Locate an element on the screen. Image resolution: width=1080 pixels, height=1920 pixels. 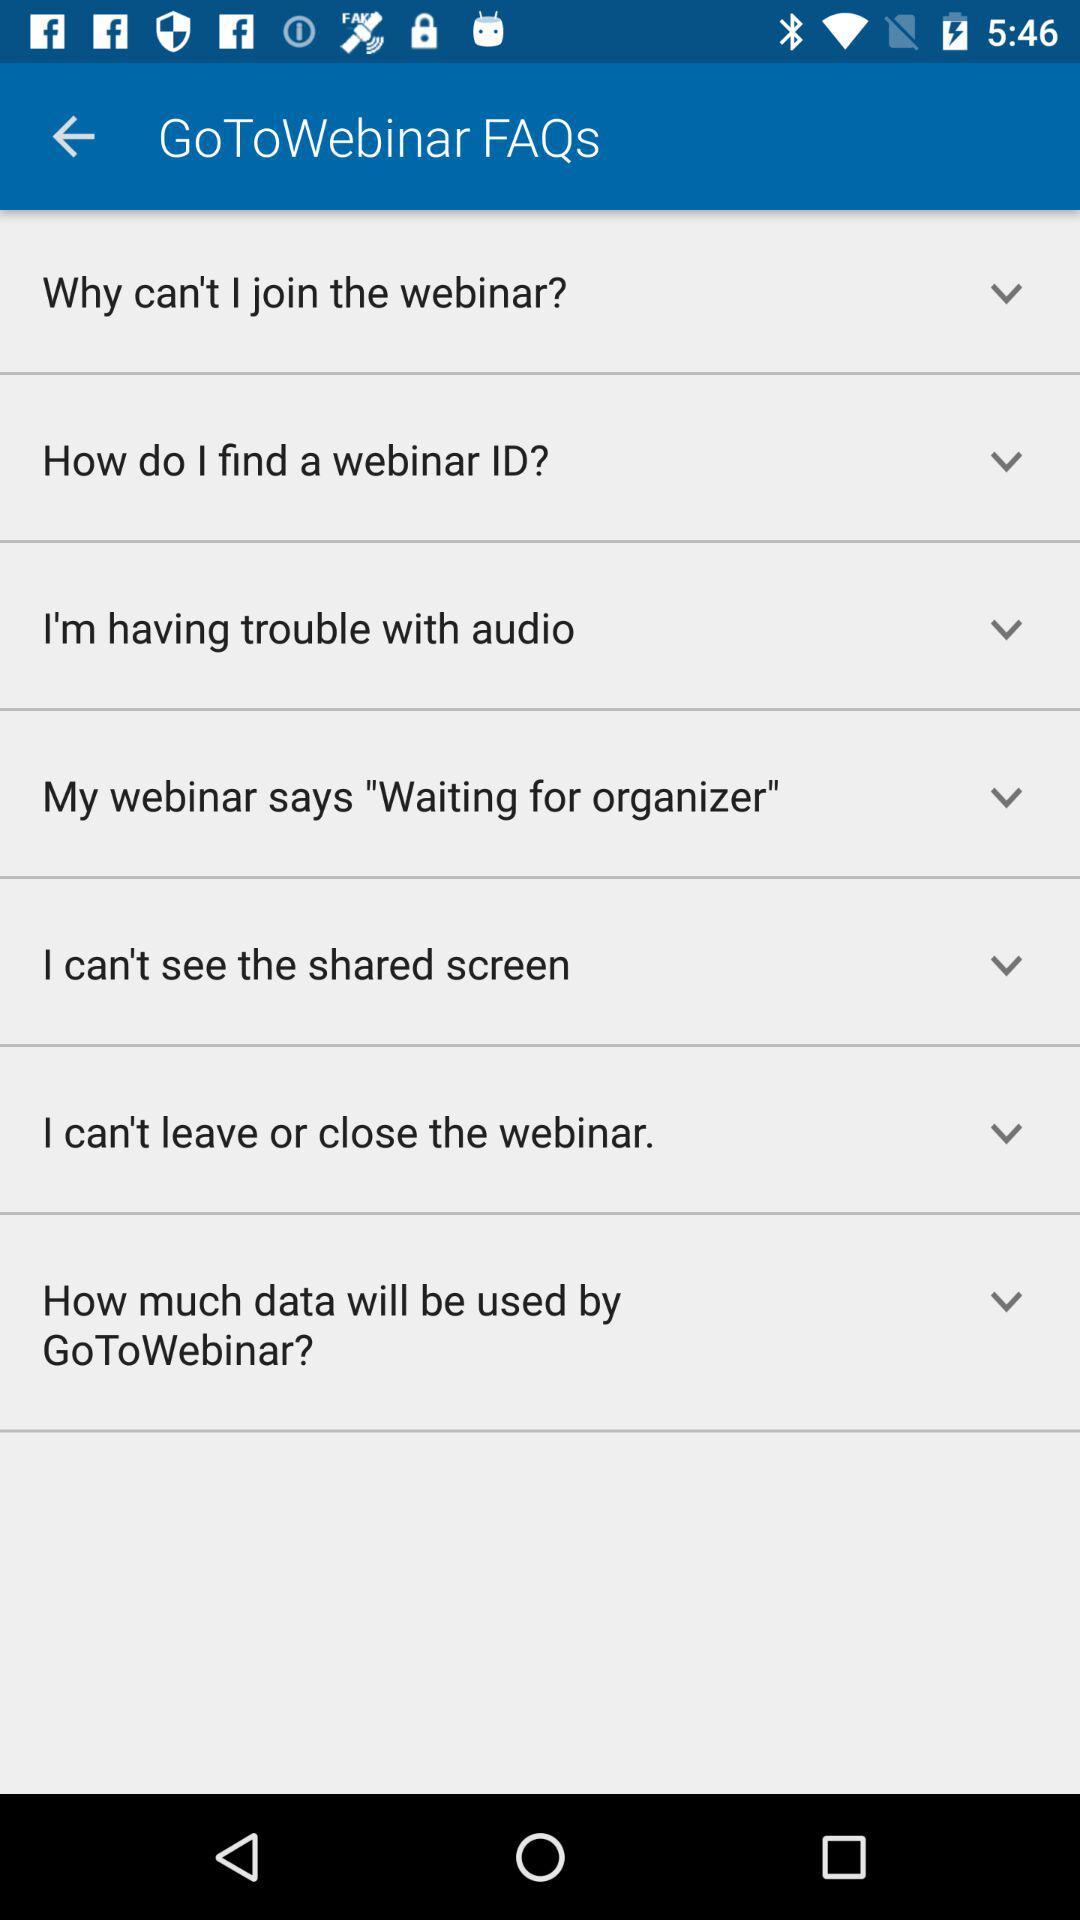
how do i icon is located at coordinates (466, 458).